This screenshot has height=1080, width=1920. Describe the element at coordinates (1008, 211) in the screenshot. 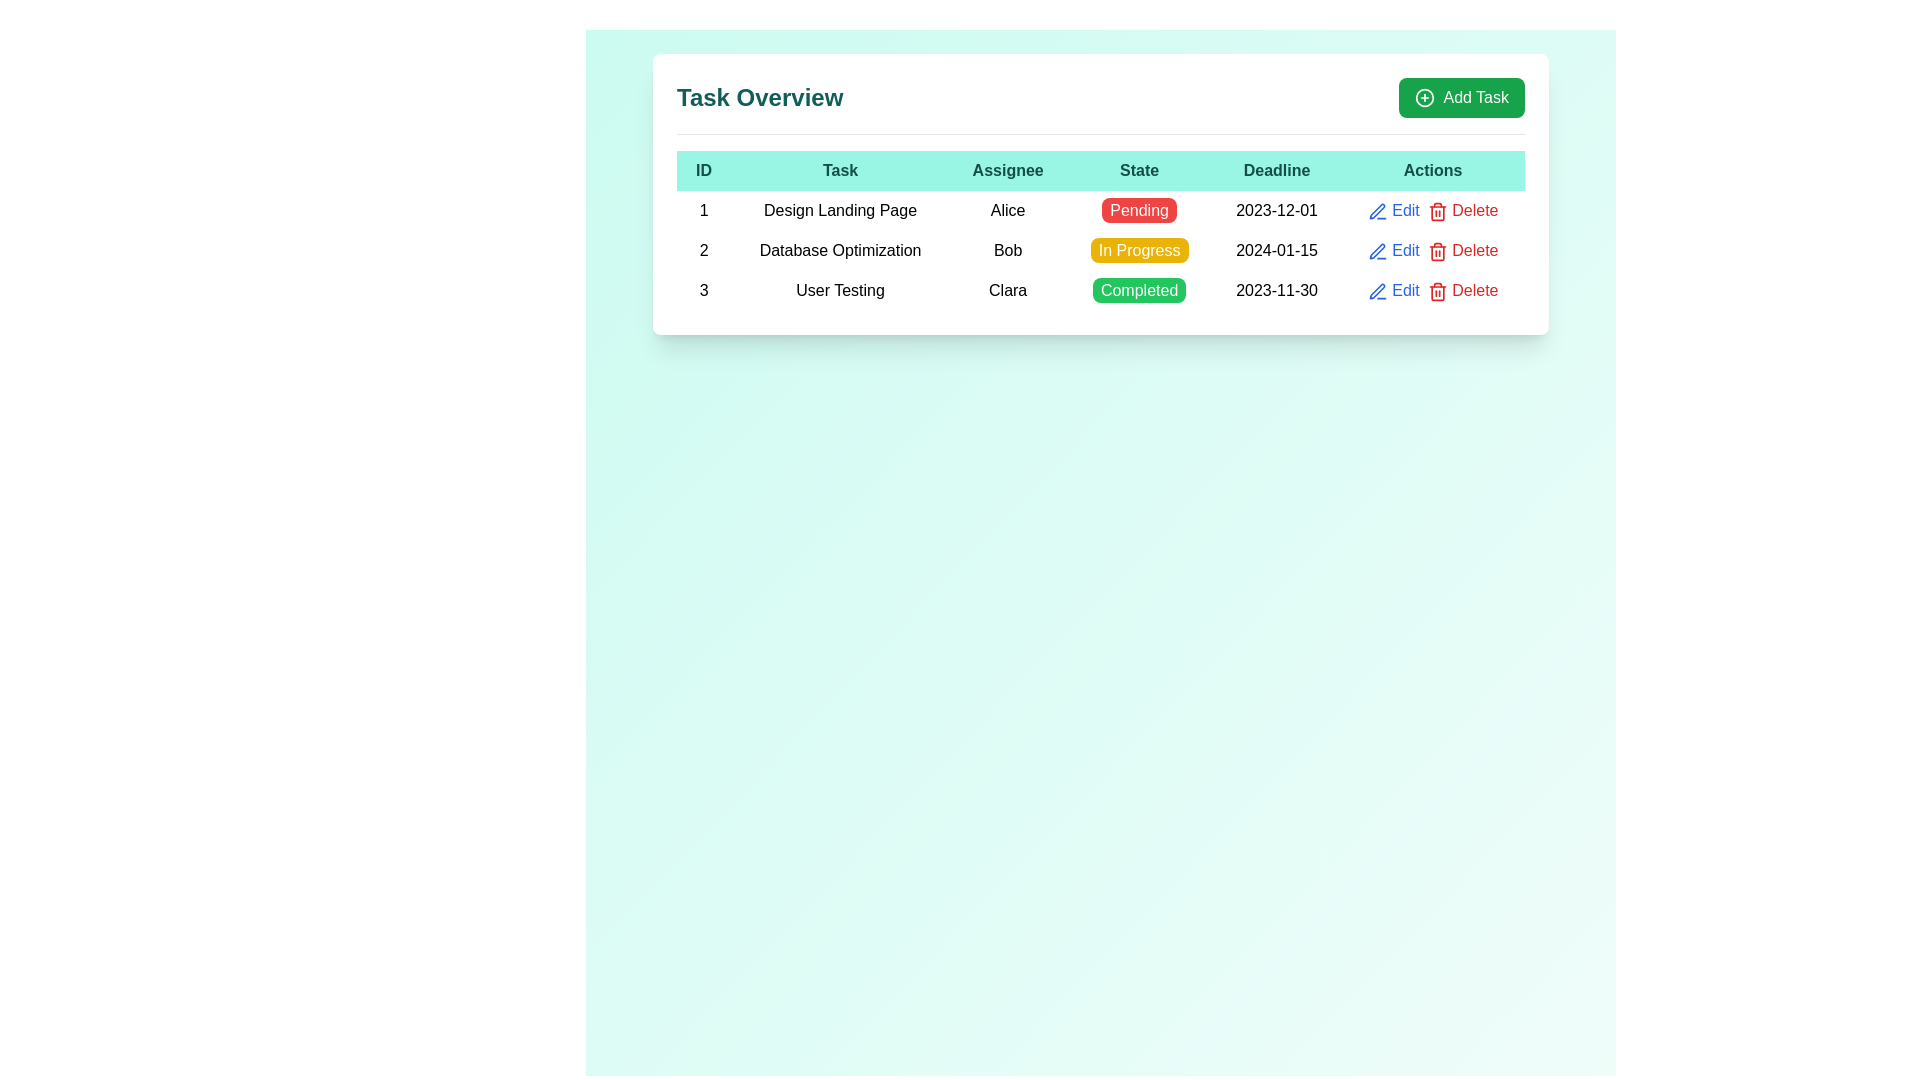

I see `the text element in the 'Assignee' column that identifies the individual assigned to a task for potential interactions` at that location.